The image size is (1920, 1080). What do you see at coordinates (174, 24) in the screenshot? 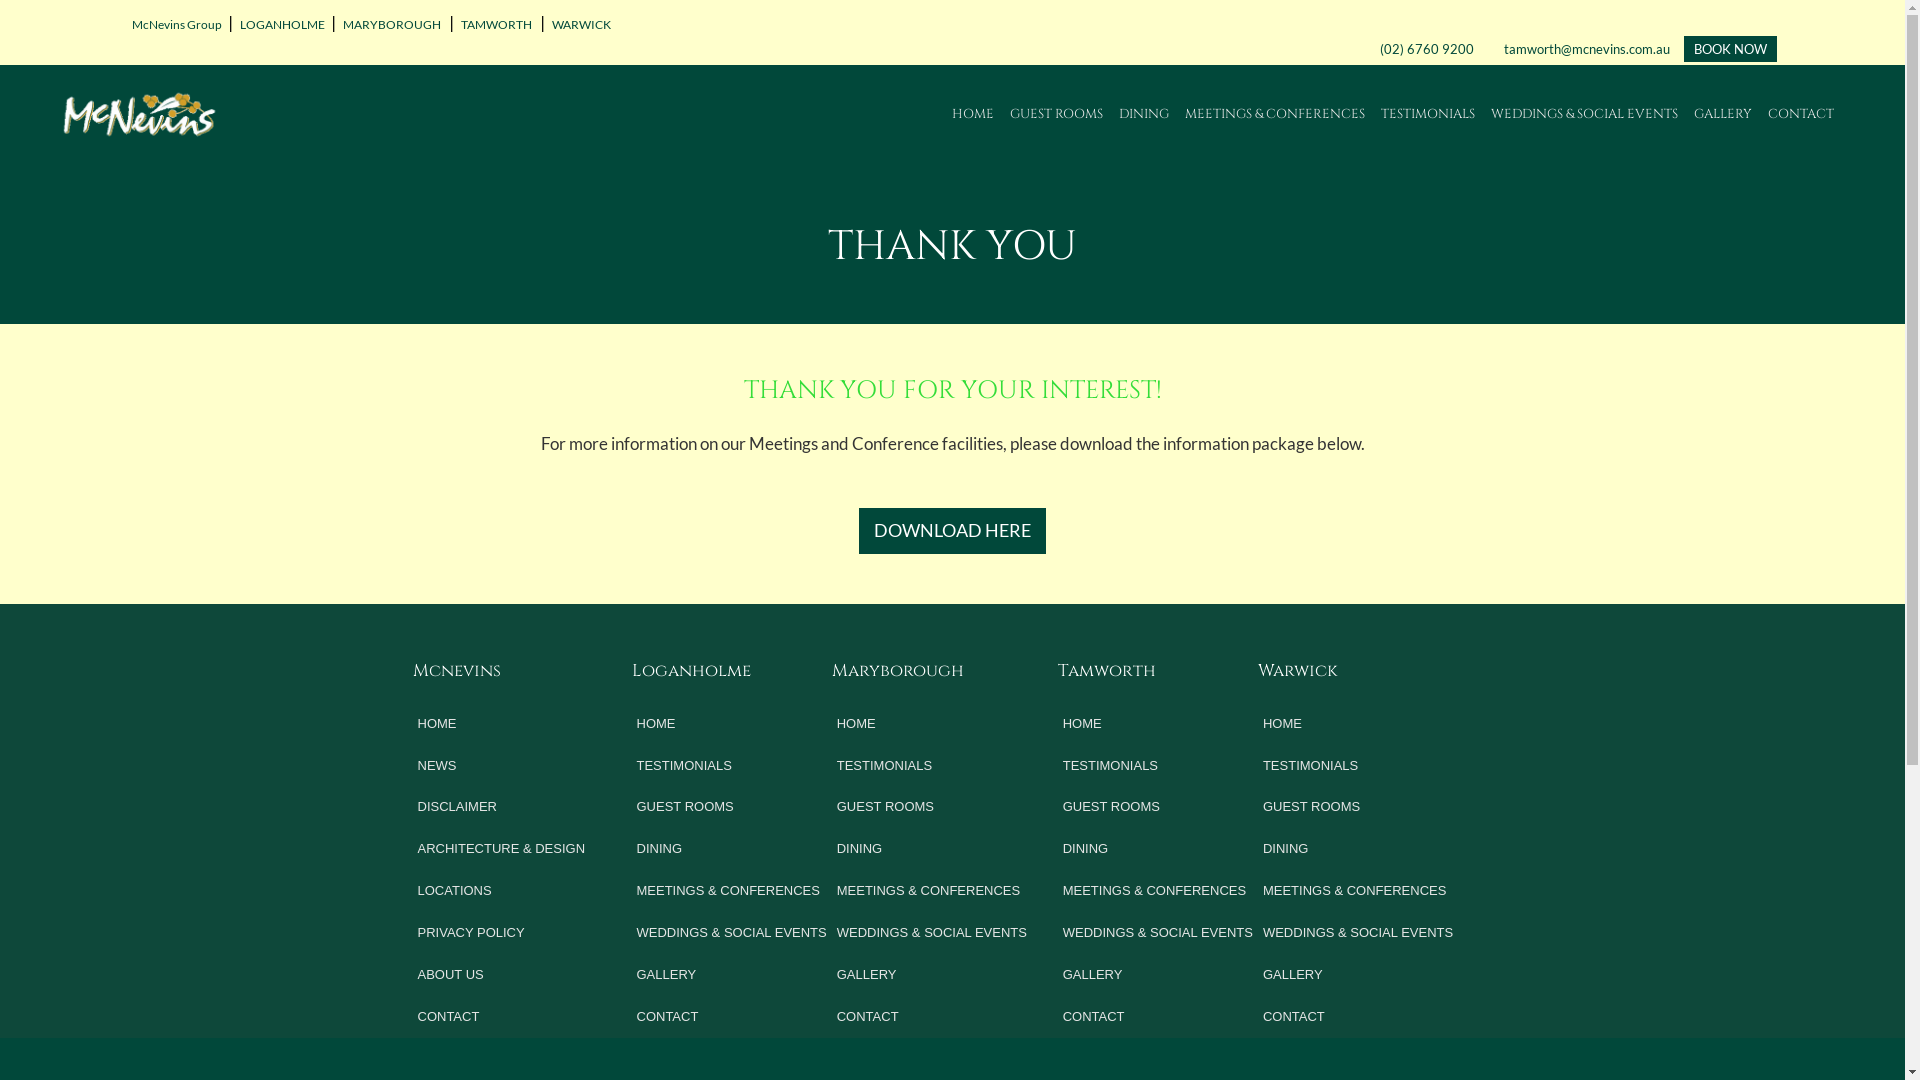
I see `'  McNevins Group'` at bounding box center [174, 24].